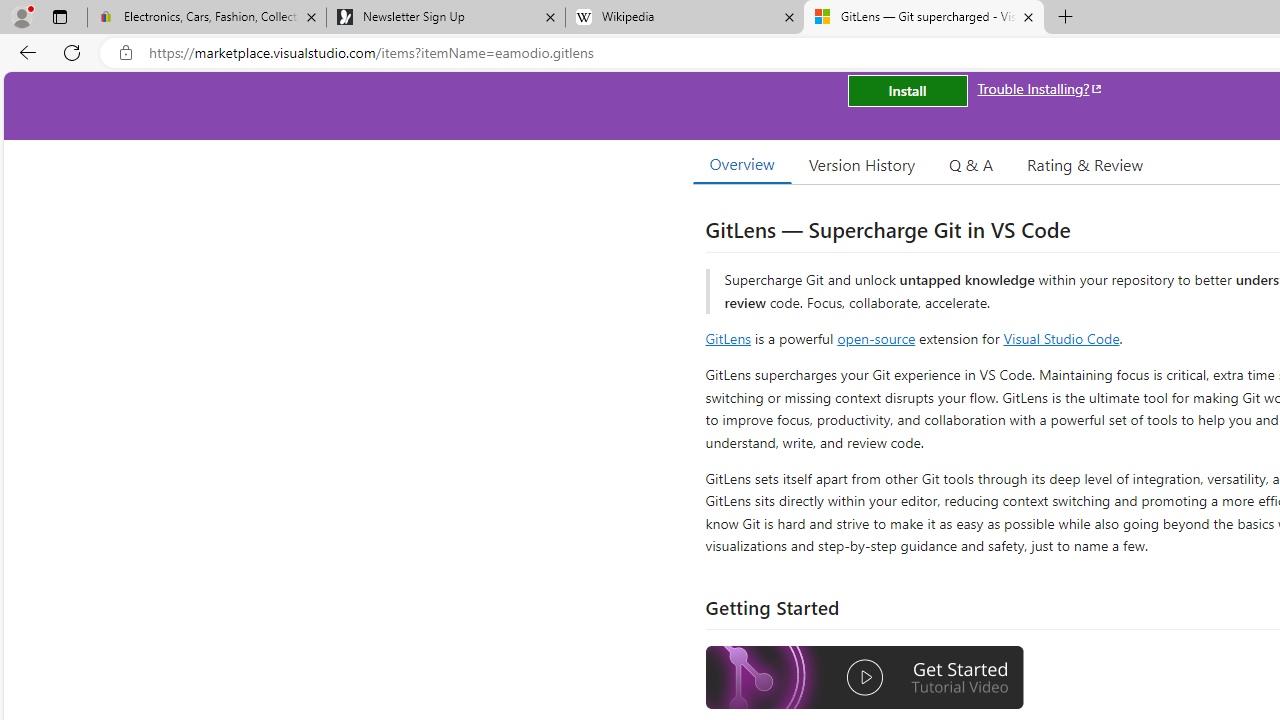 This screenshot has height=720, width=1280. I want to click on 'Back', so click(24, 51).